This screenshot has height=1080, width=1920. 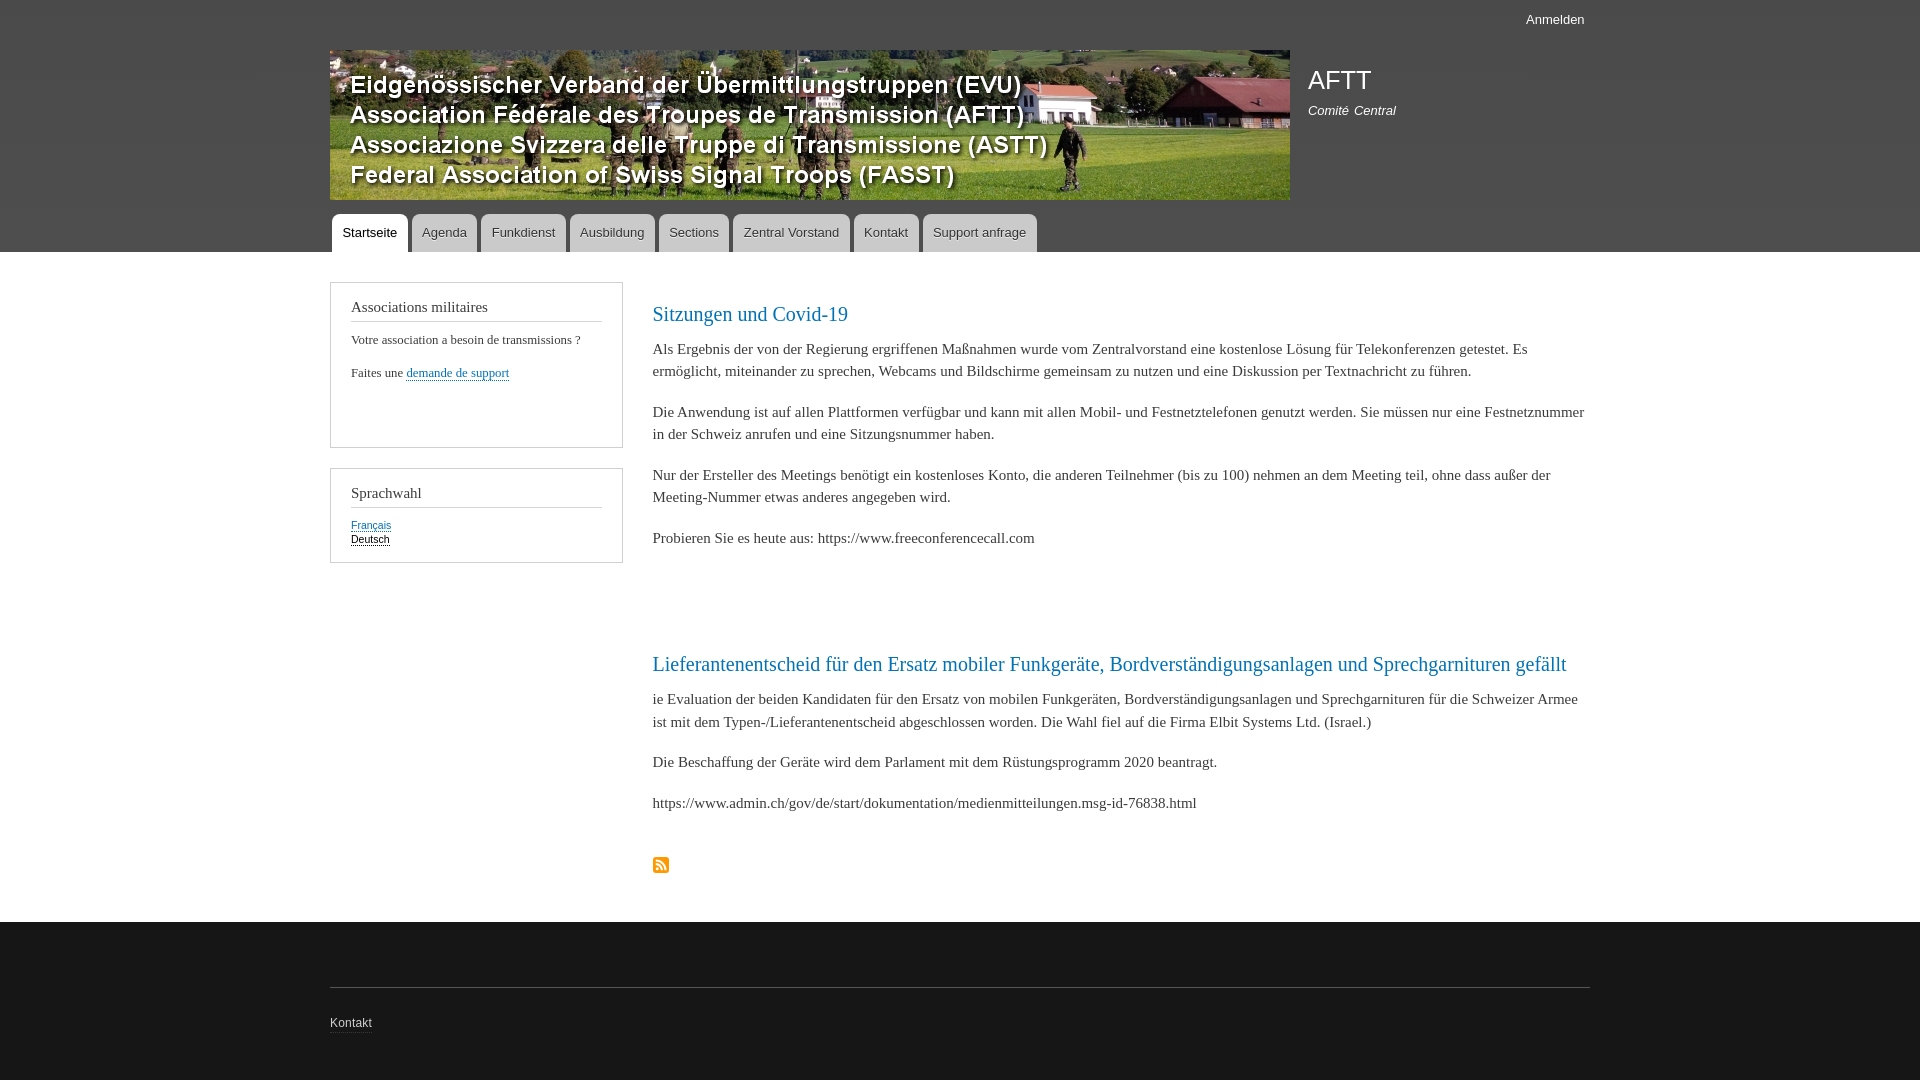 I want to click on 'demande de support', so click(x=405, y=373).